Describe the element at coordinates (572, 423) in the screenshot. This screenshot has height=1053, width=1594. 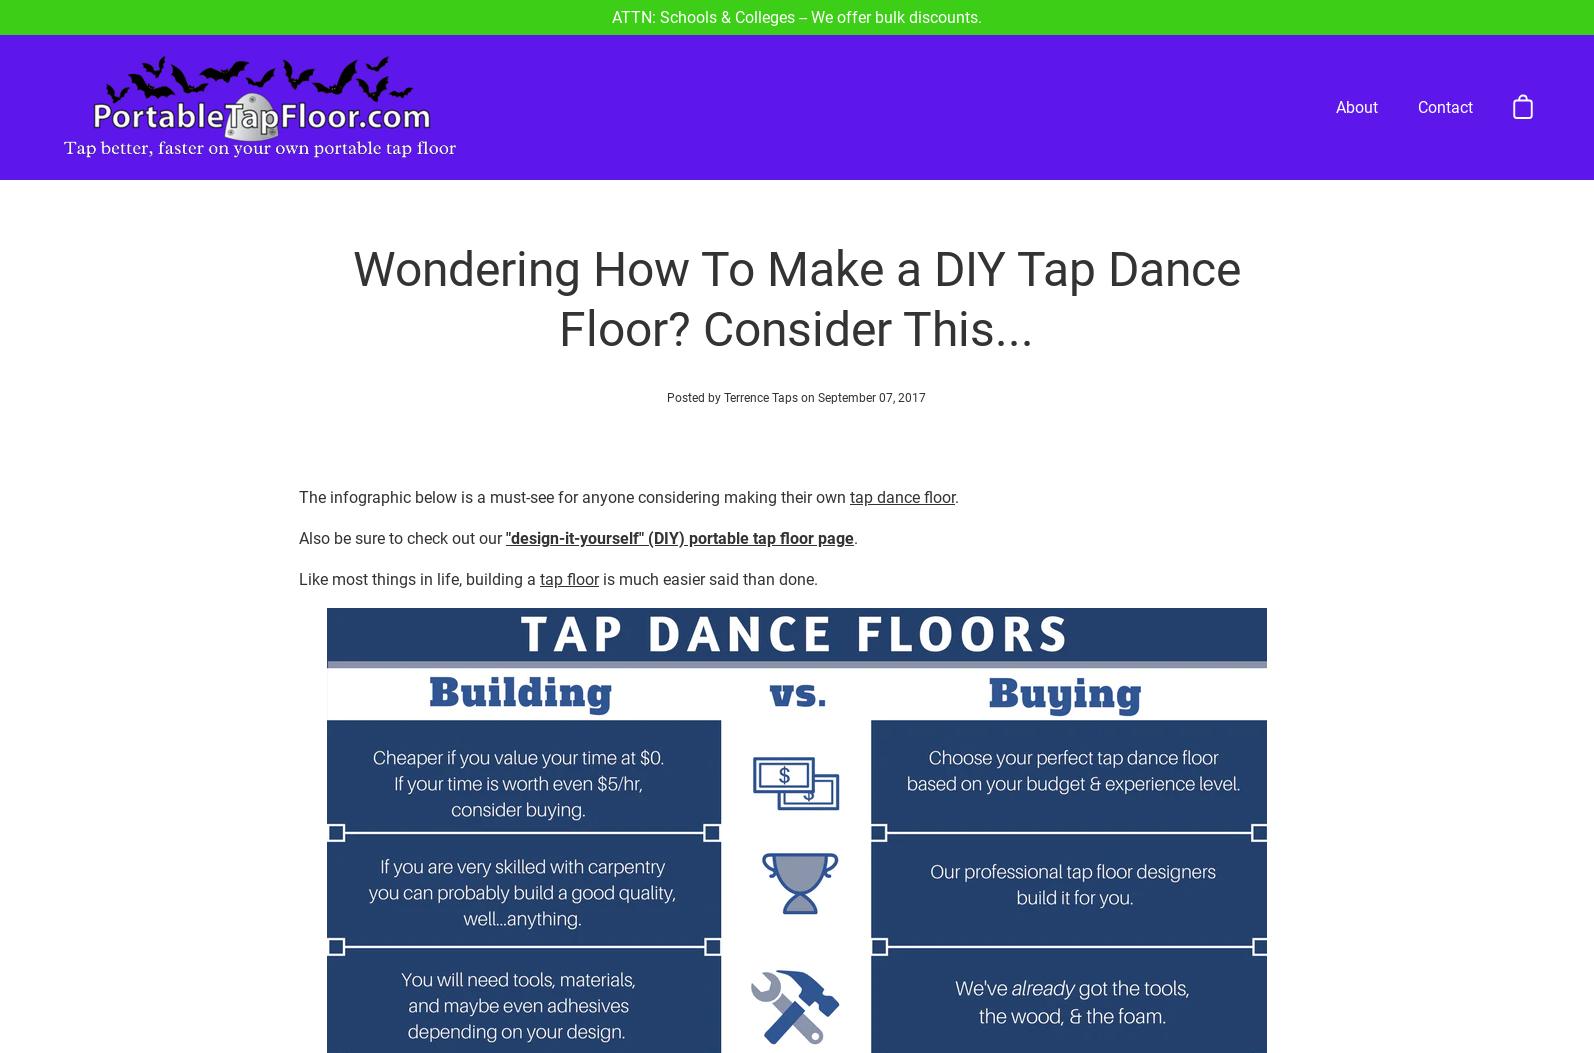
I see `'The infographic below is a must-see for anyone considering making their own'` at that location.